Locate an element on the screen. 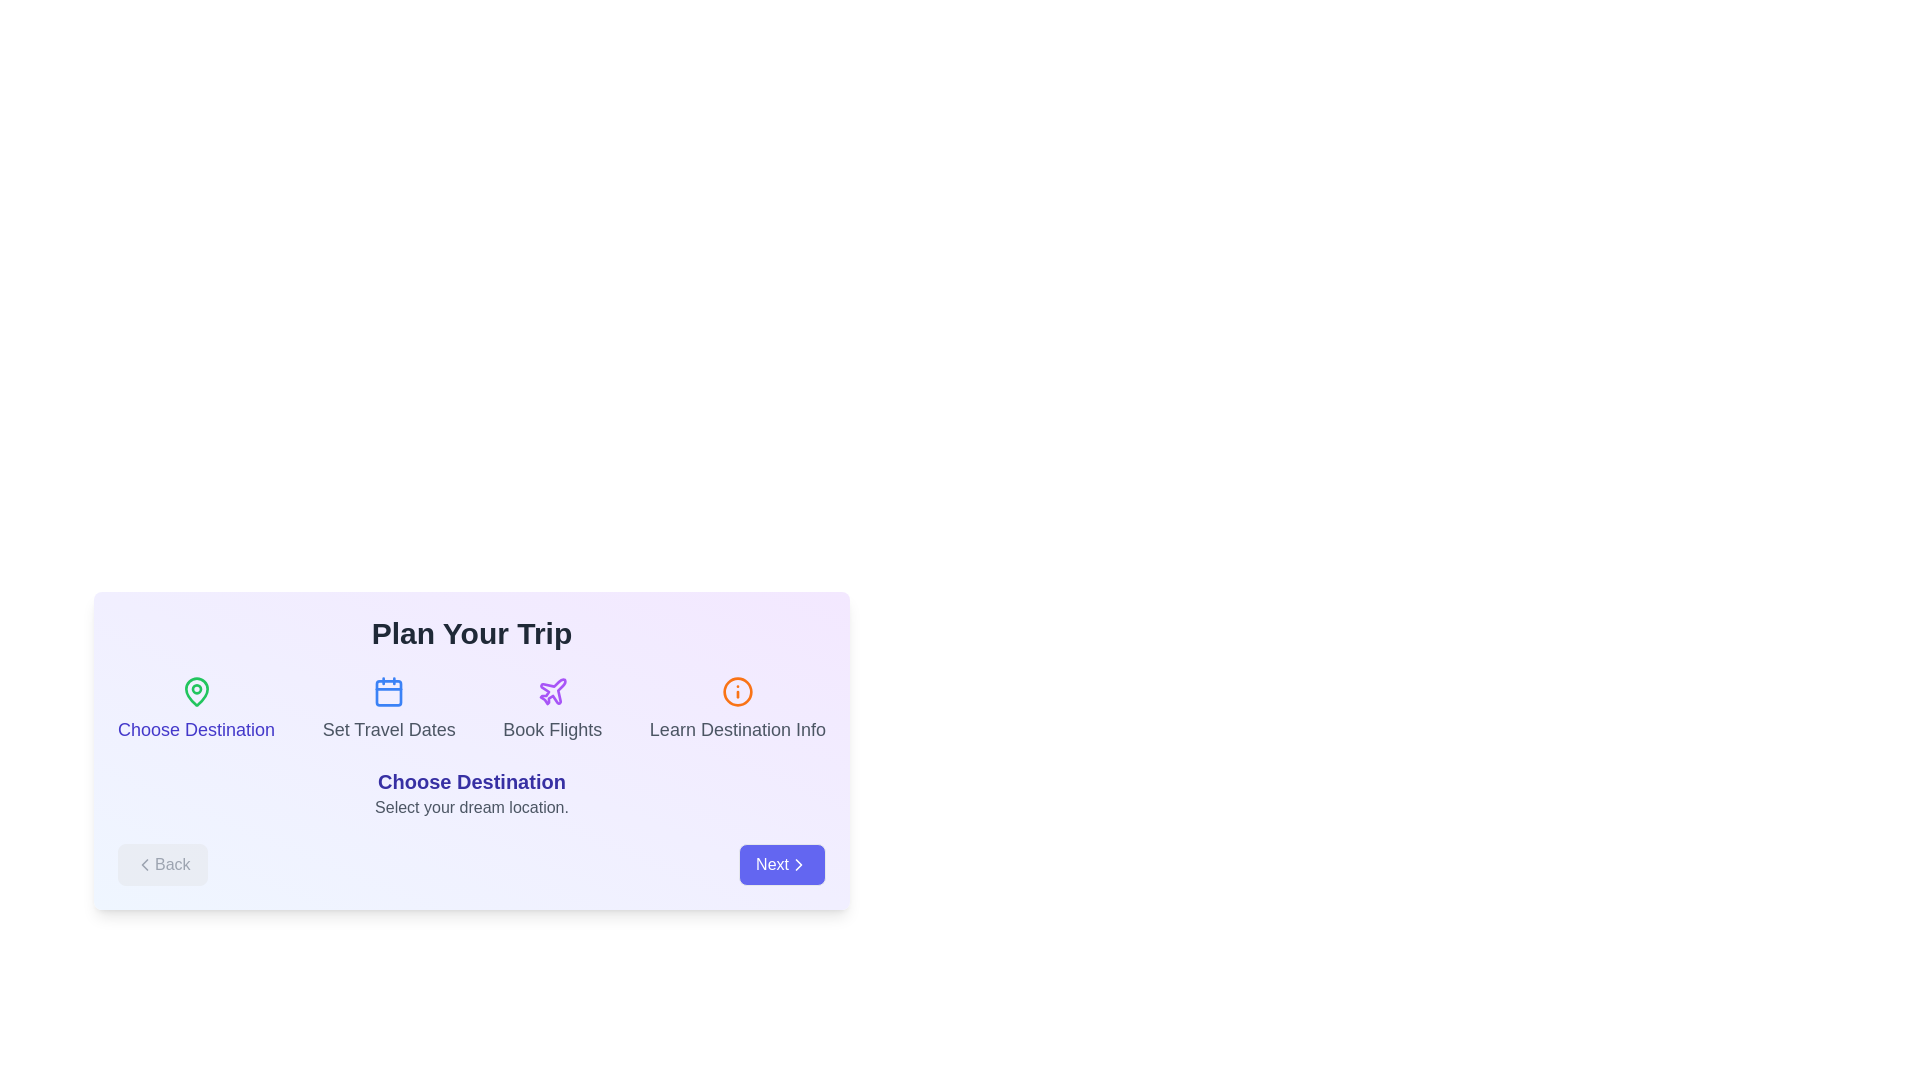 Image resolution: width=1920 pixels, height=1080 pixels. the Label or Text Header that describes the action for setting travel dates, positioned centrally below the calendar icon in the sequence of options is located at coordinates (389, 729).